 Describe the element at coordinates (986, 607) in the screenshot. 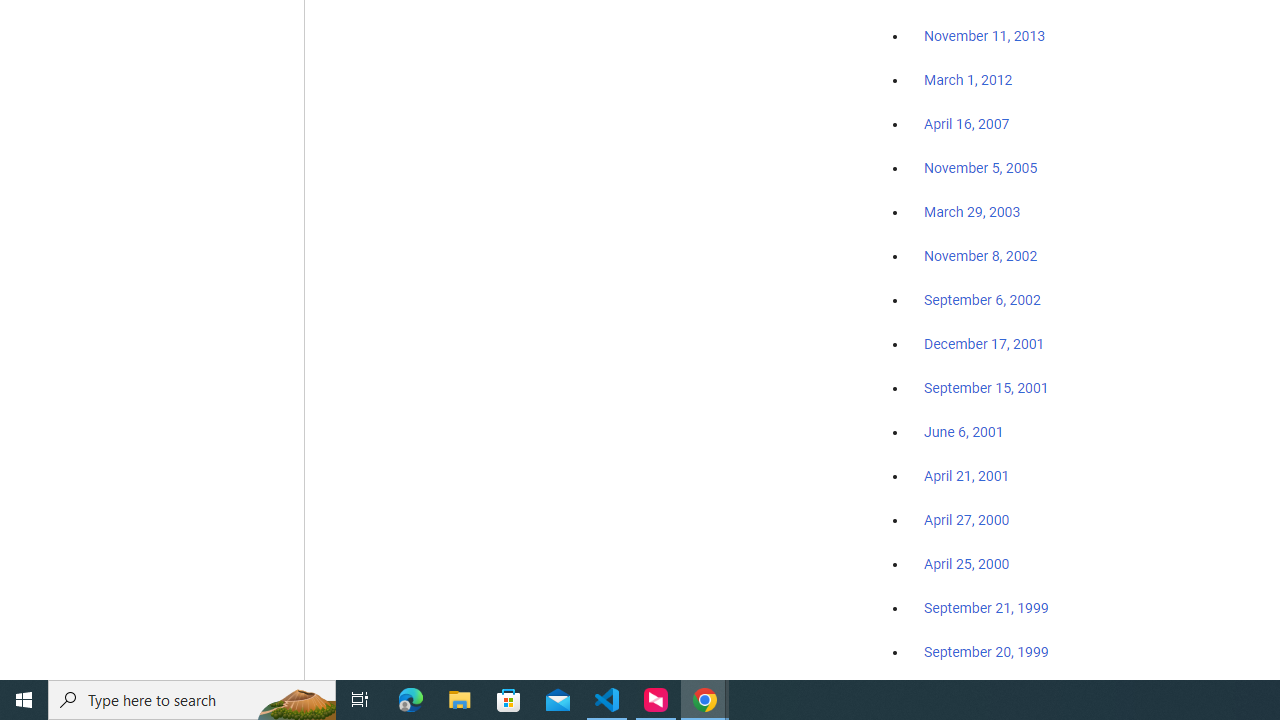

I see `'September 21, 1999'` at that location.